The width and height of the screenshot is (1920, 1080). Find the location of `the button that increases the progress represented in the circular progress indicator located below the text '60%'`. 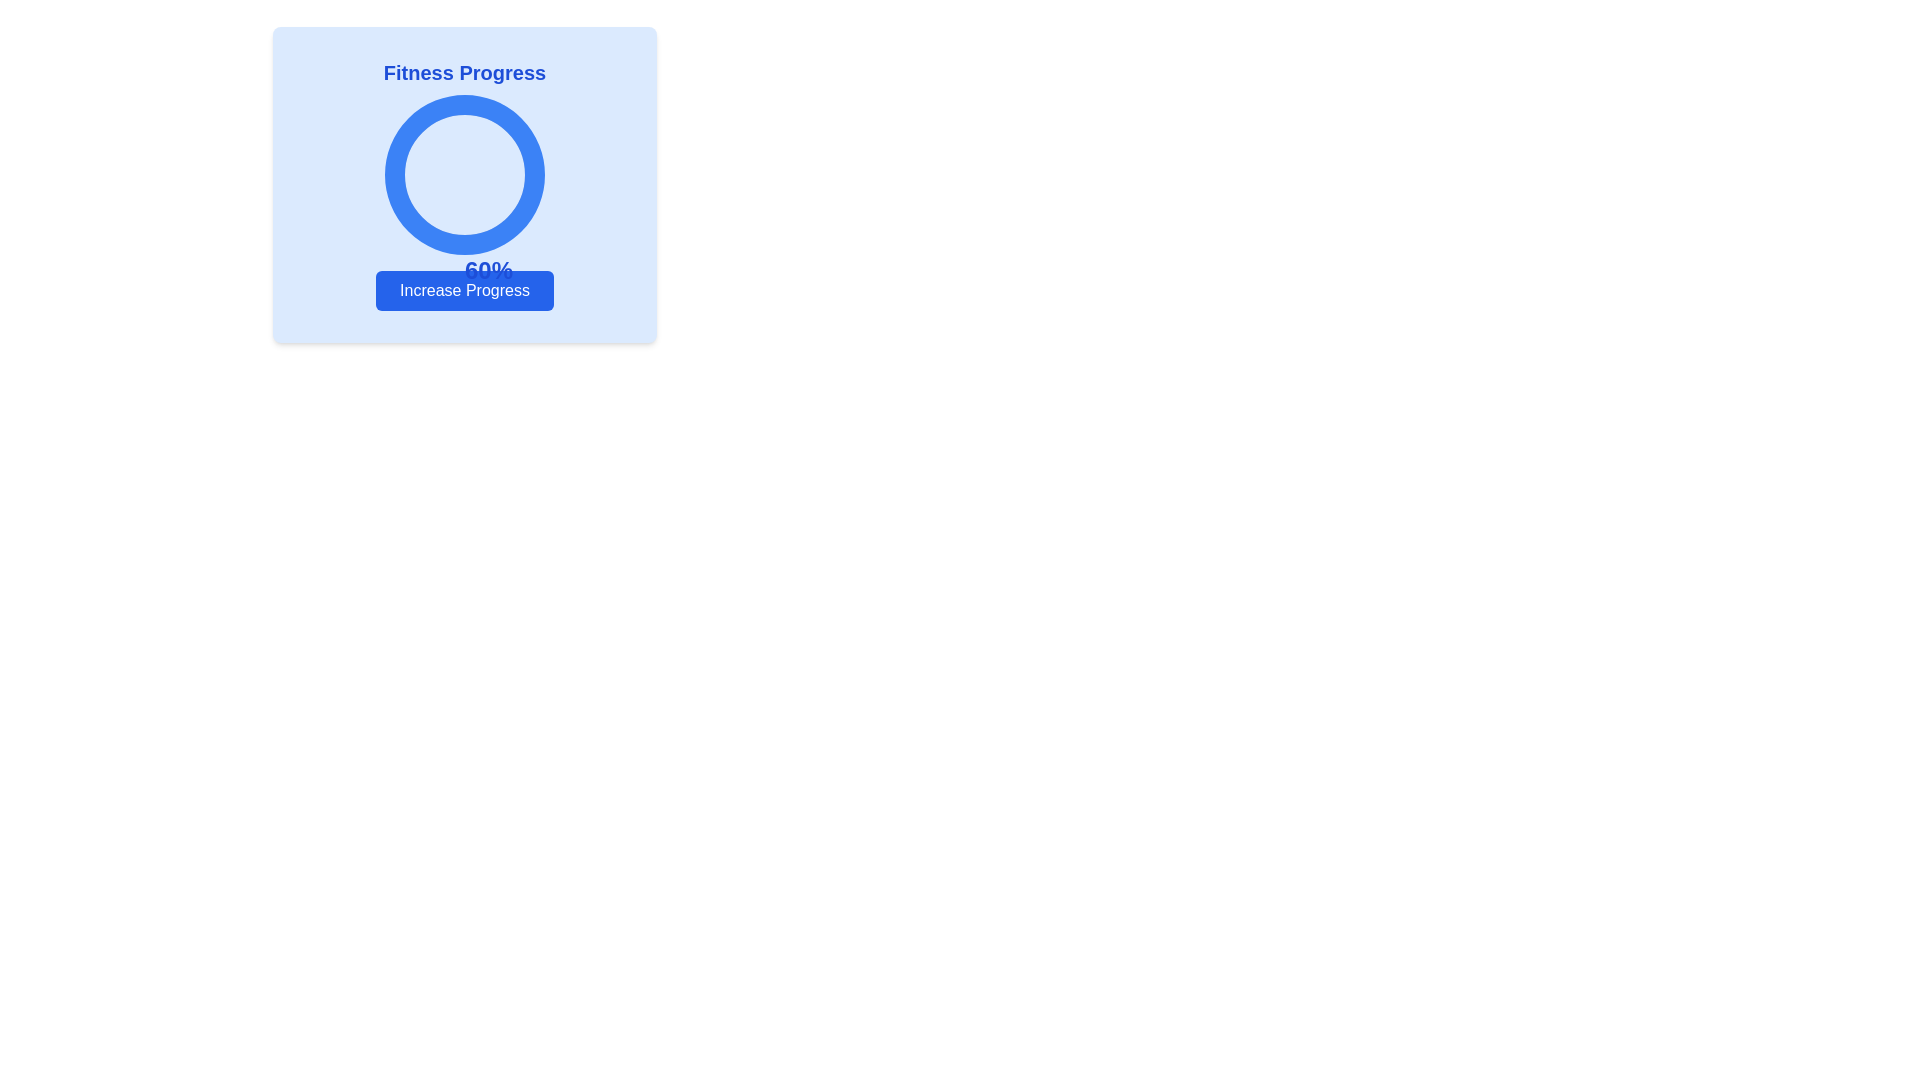

the button that increases the progress represented in the circular progress indicator located below the text '60%' is located at coordinates (464, 290).